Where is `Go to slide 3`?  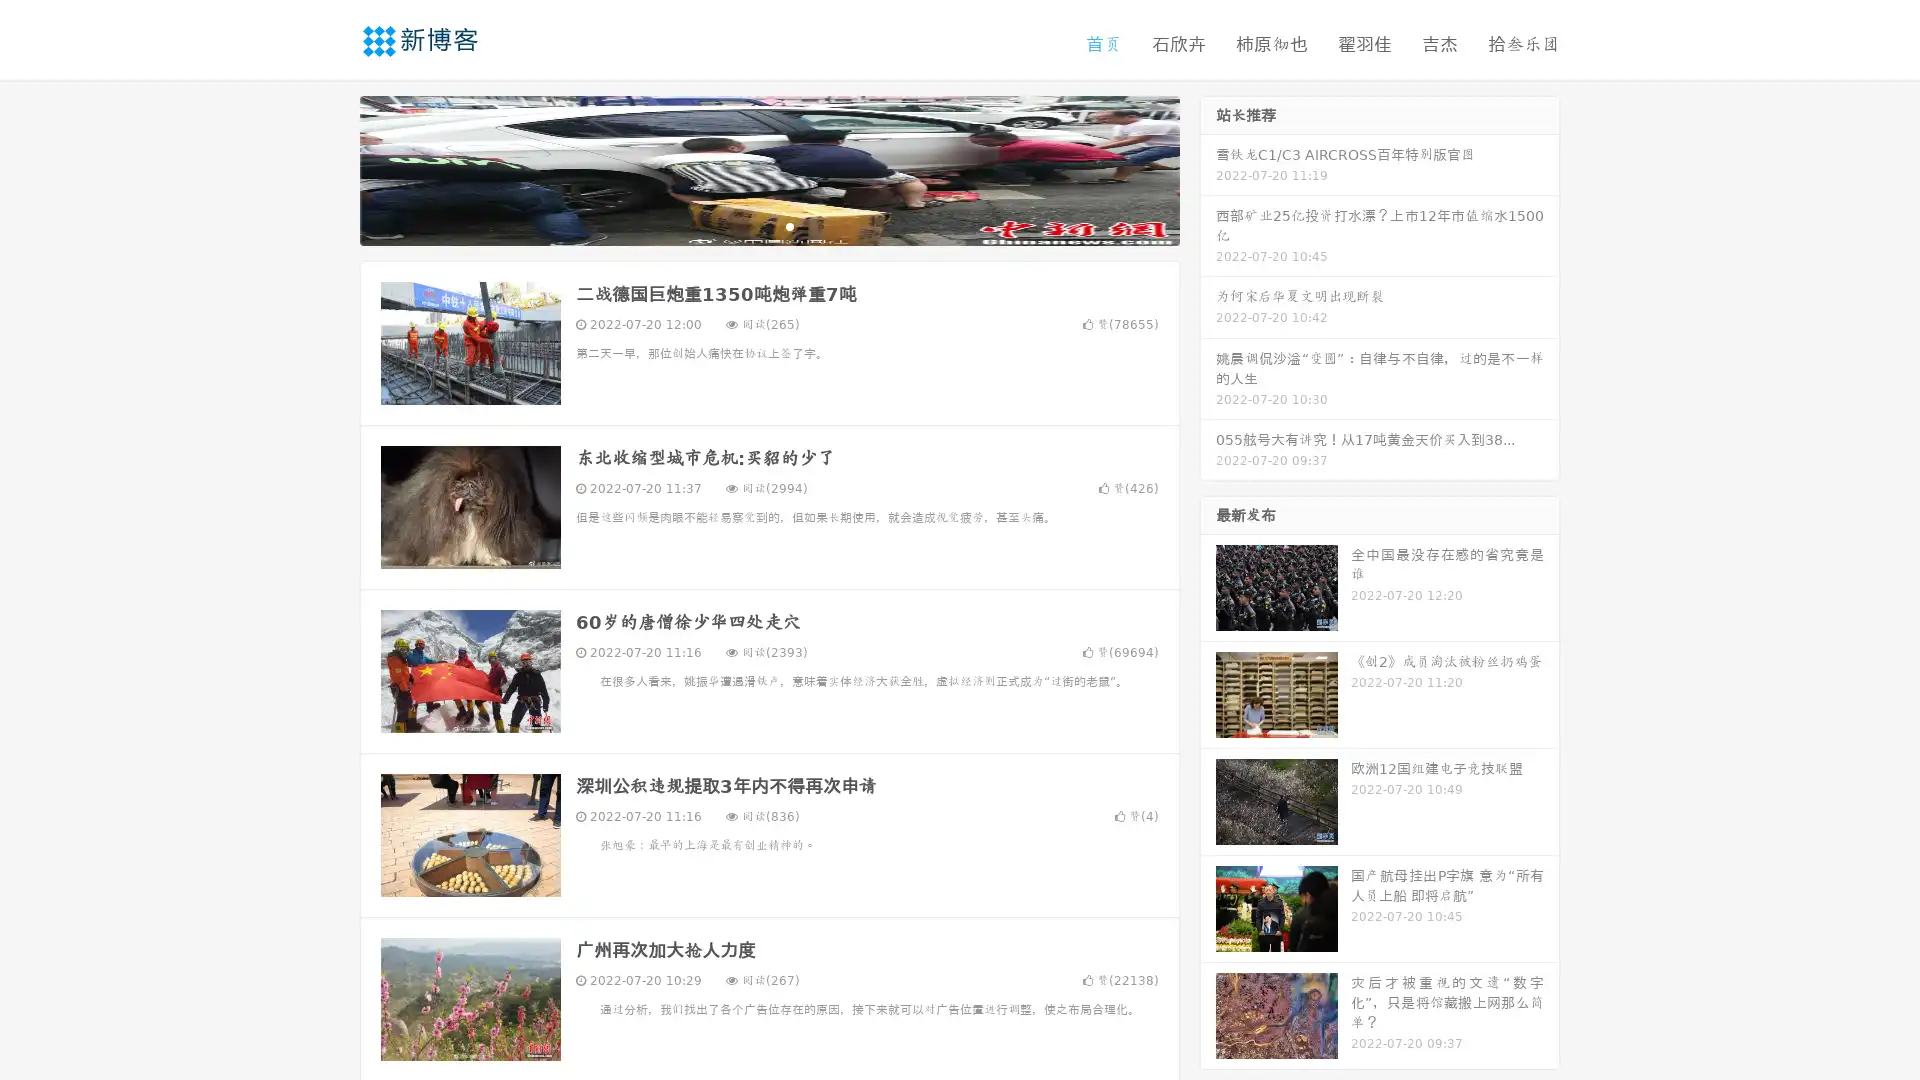
Go to slide 3 is located at coordinates (789, 225).